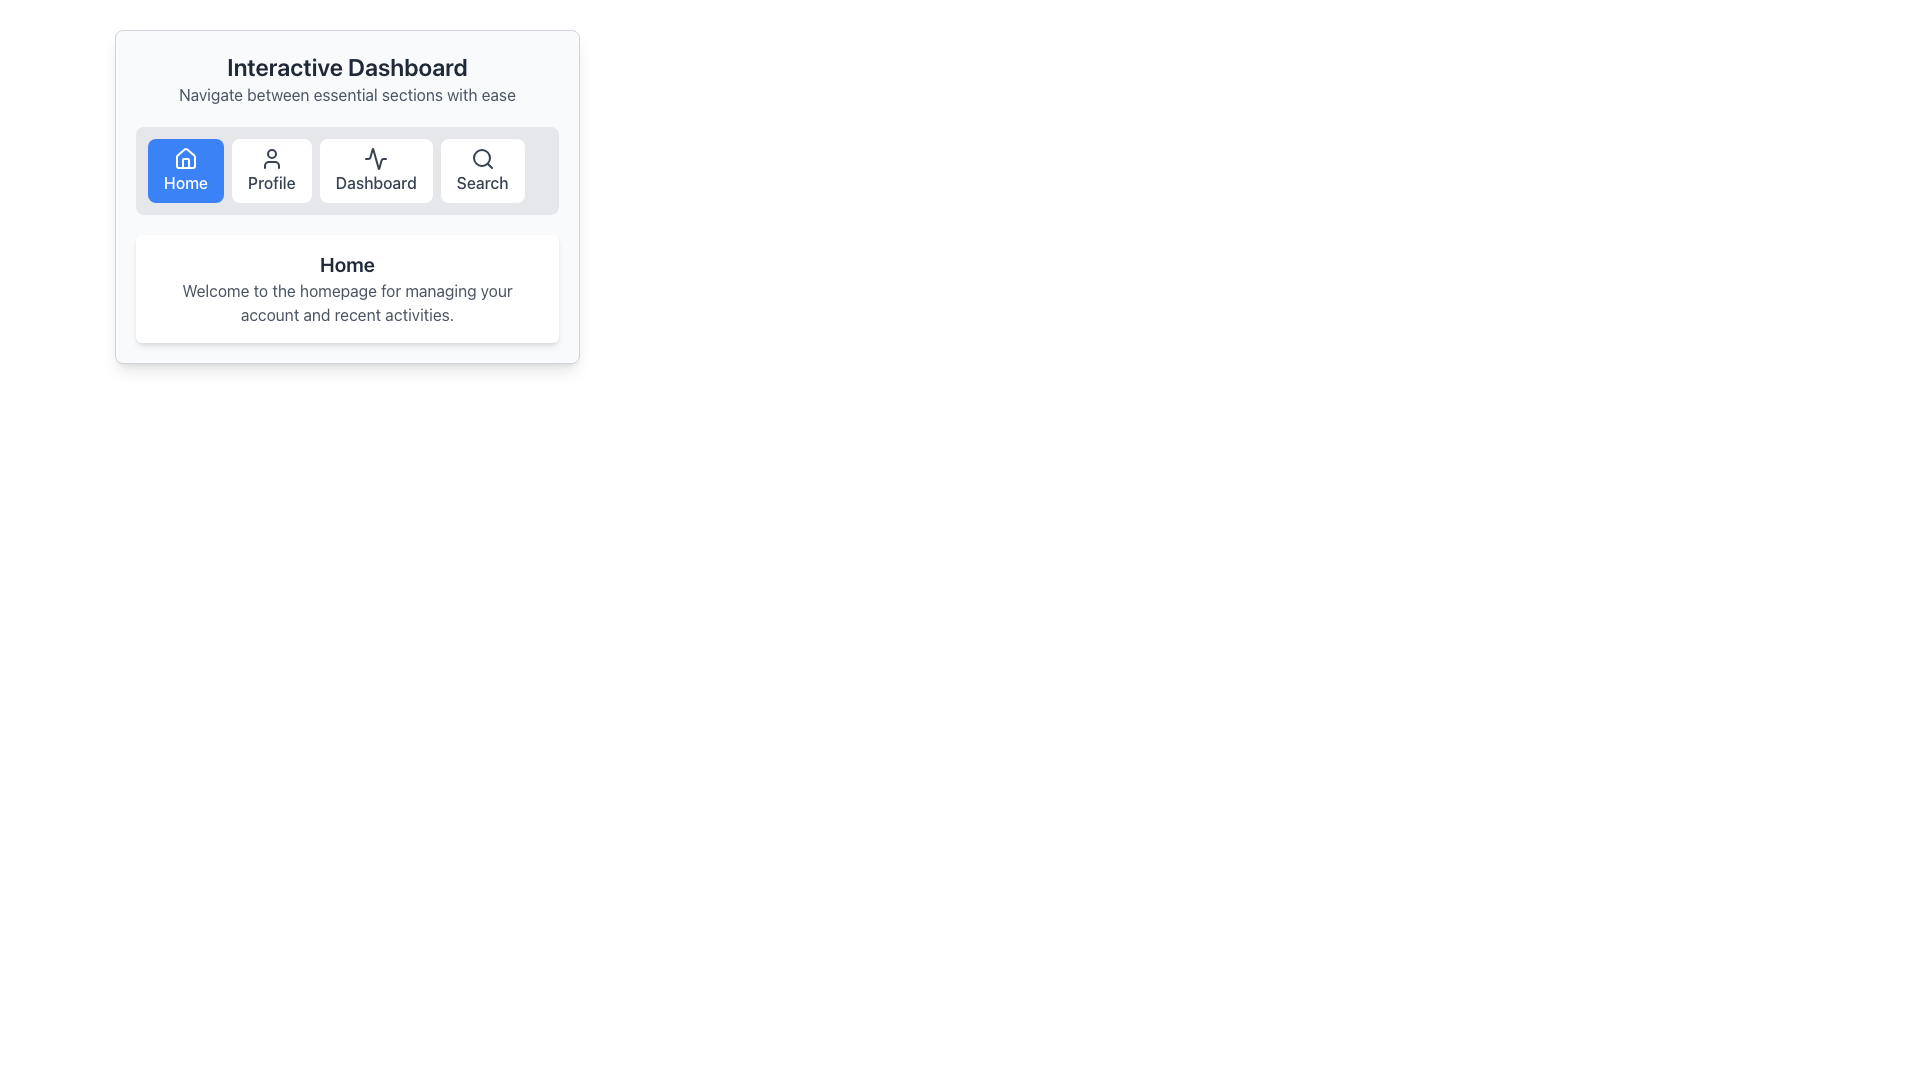 Image resolution: width=1920 pixels, height=1080 pixels. What do you see at coordinates (376, 182) in the screenshot?
I see `the 'Dashboard' text label located below the activity icon in the navigation section` at bounding box center [376, 182].